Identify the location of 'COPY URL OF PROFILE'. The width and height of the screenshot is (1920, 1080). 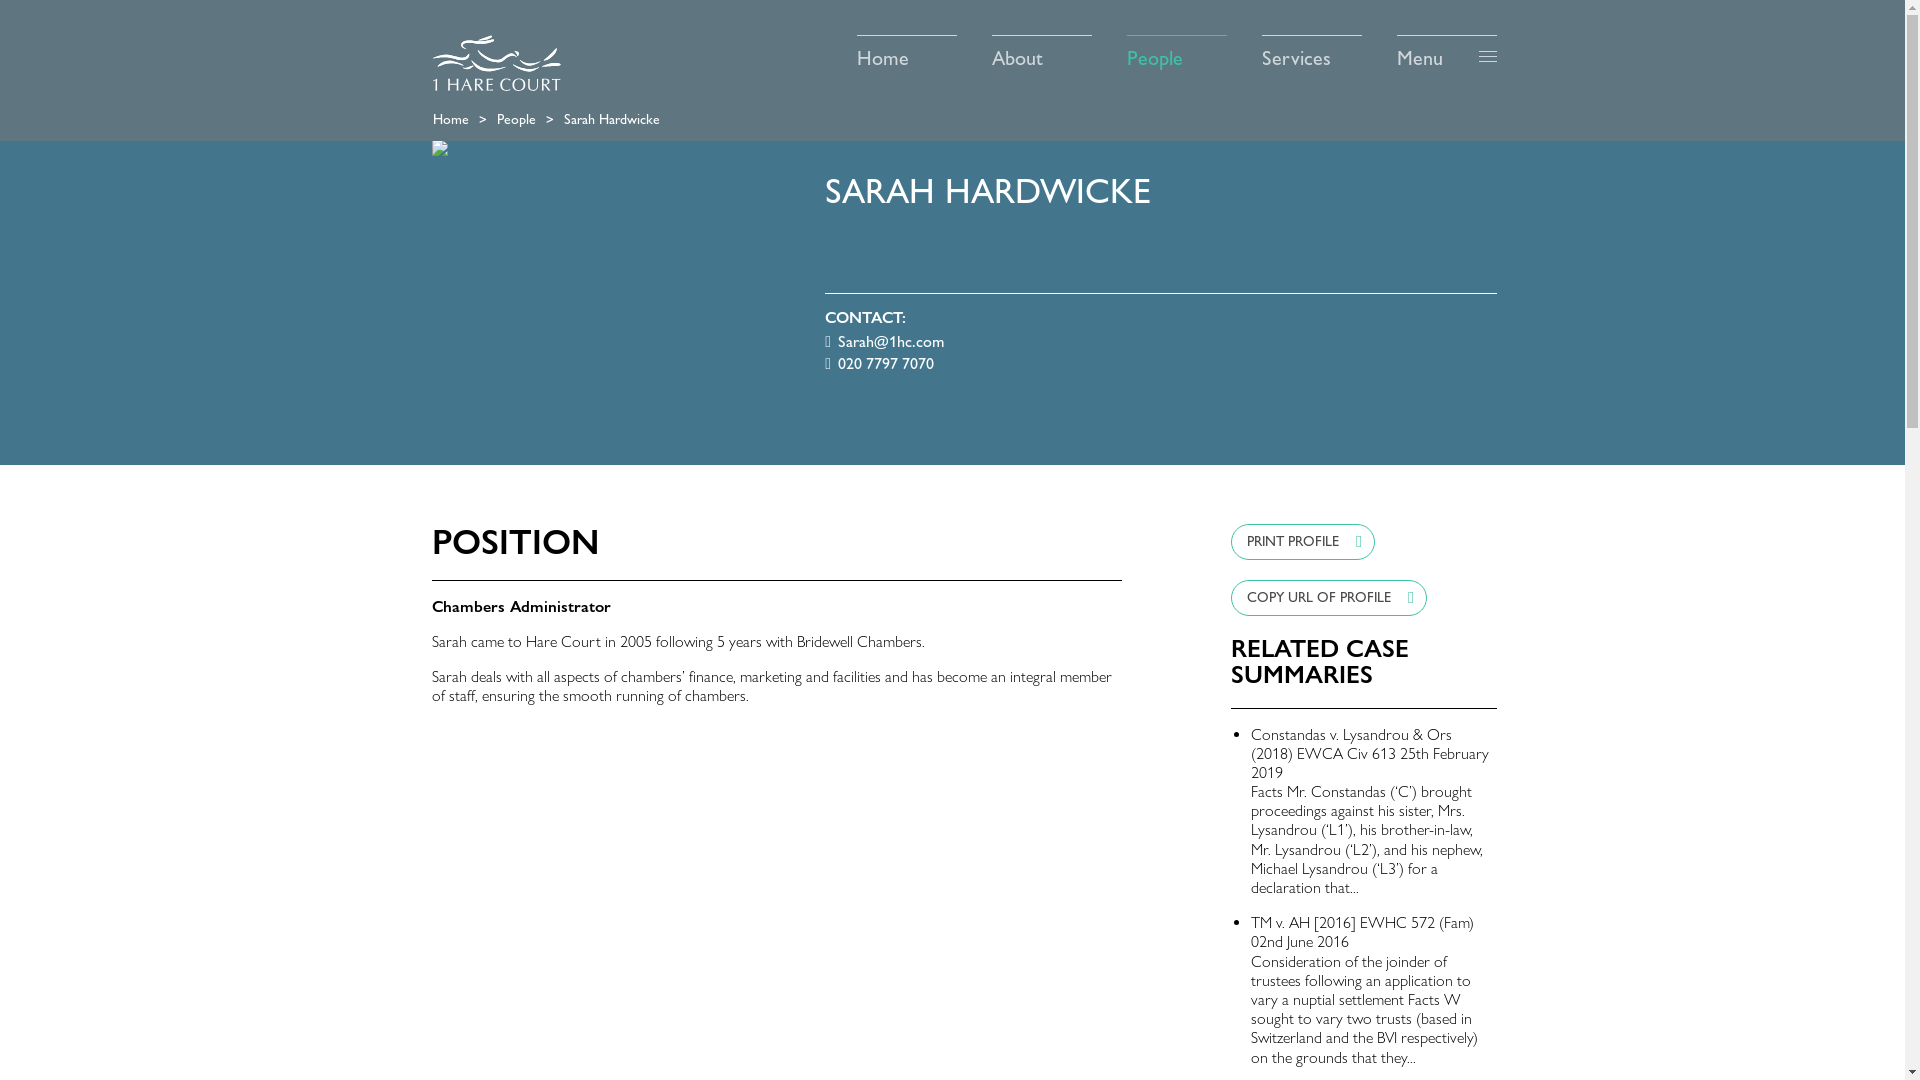
(1229, 596).